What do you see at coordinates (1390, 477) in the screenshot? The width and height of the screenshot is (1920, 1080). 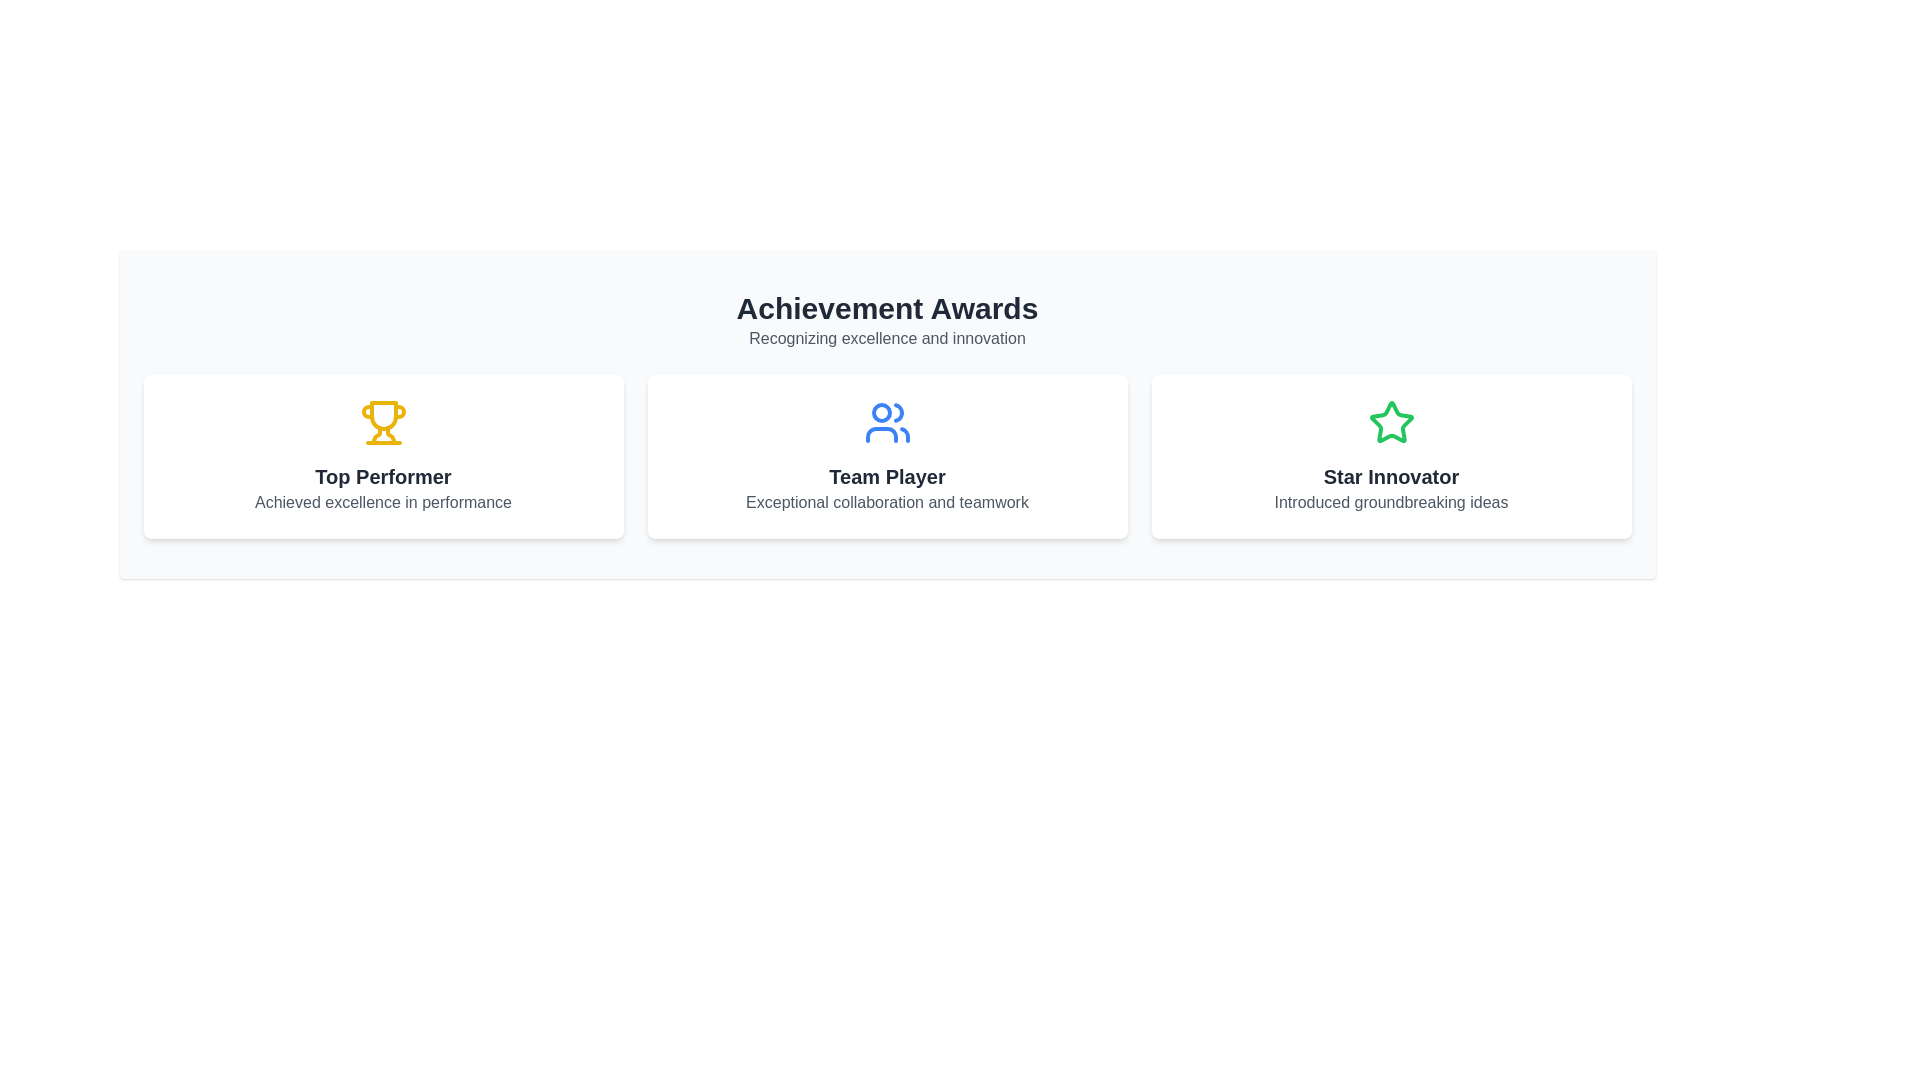 I see `the bold, large-sized text label displaying 'Star Innovator' located at the top-center of the rightmost card in the 'Achievement Awards' section` at bounding box center [1390, 477].